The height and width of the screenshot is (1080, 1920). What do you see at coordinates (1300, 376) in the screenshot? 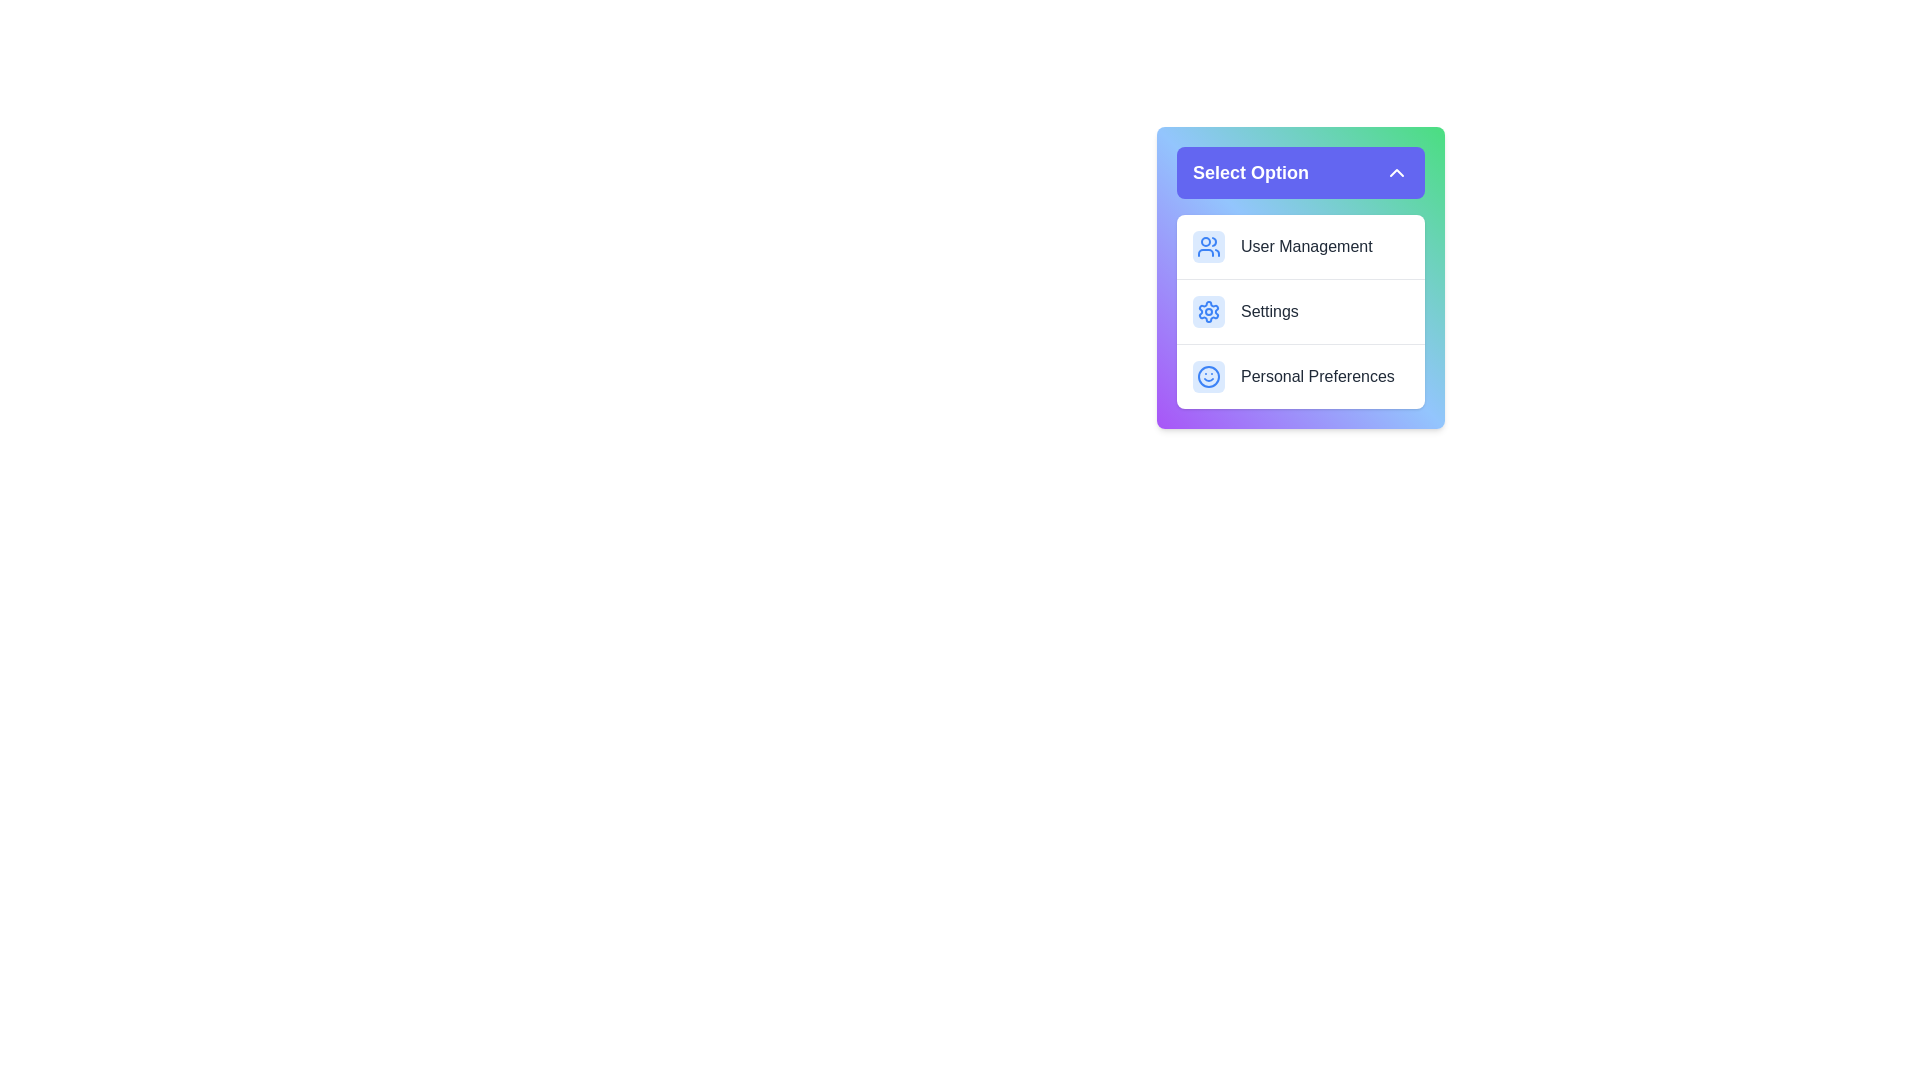
I see `the 'Personal Preferences' menu item, which is the third item in the list under the 'Select Option' header, featuring a blue smiling emoji icon and bold medium gray text` at bounding box center [1300, 376].